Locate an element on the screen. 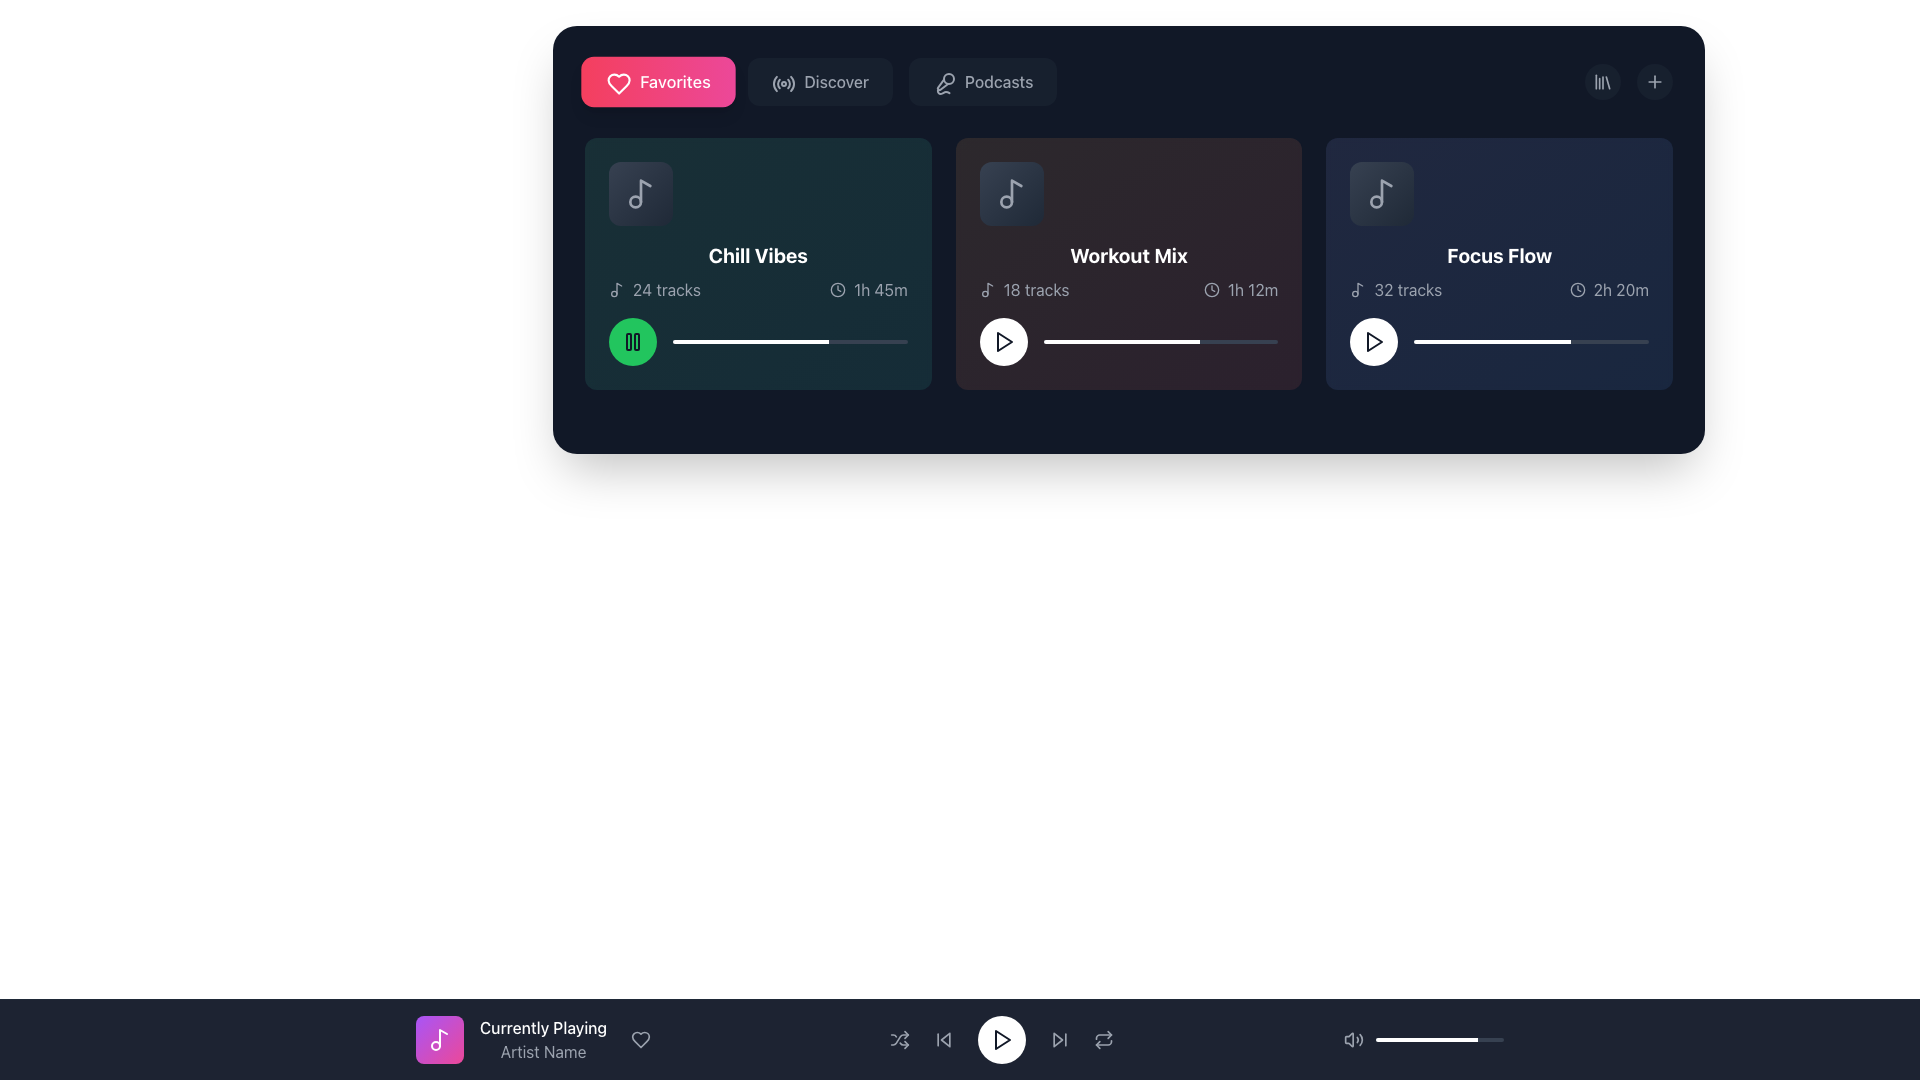  the outlined leftward arrow icon button located second from the left in the bottom navigation bar to skip to the previous track is located at coordinates (942, 1039).